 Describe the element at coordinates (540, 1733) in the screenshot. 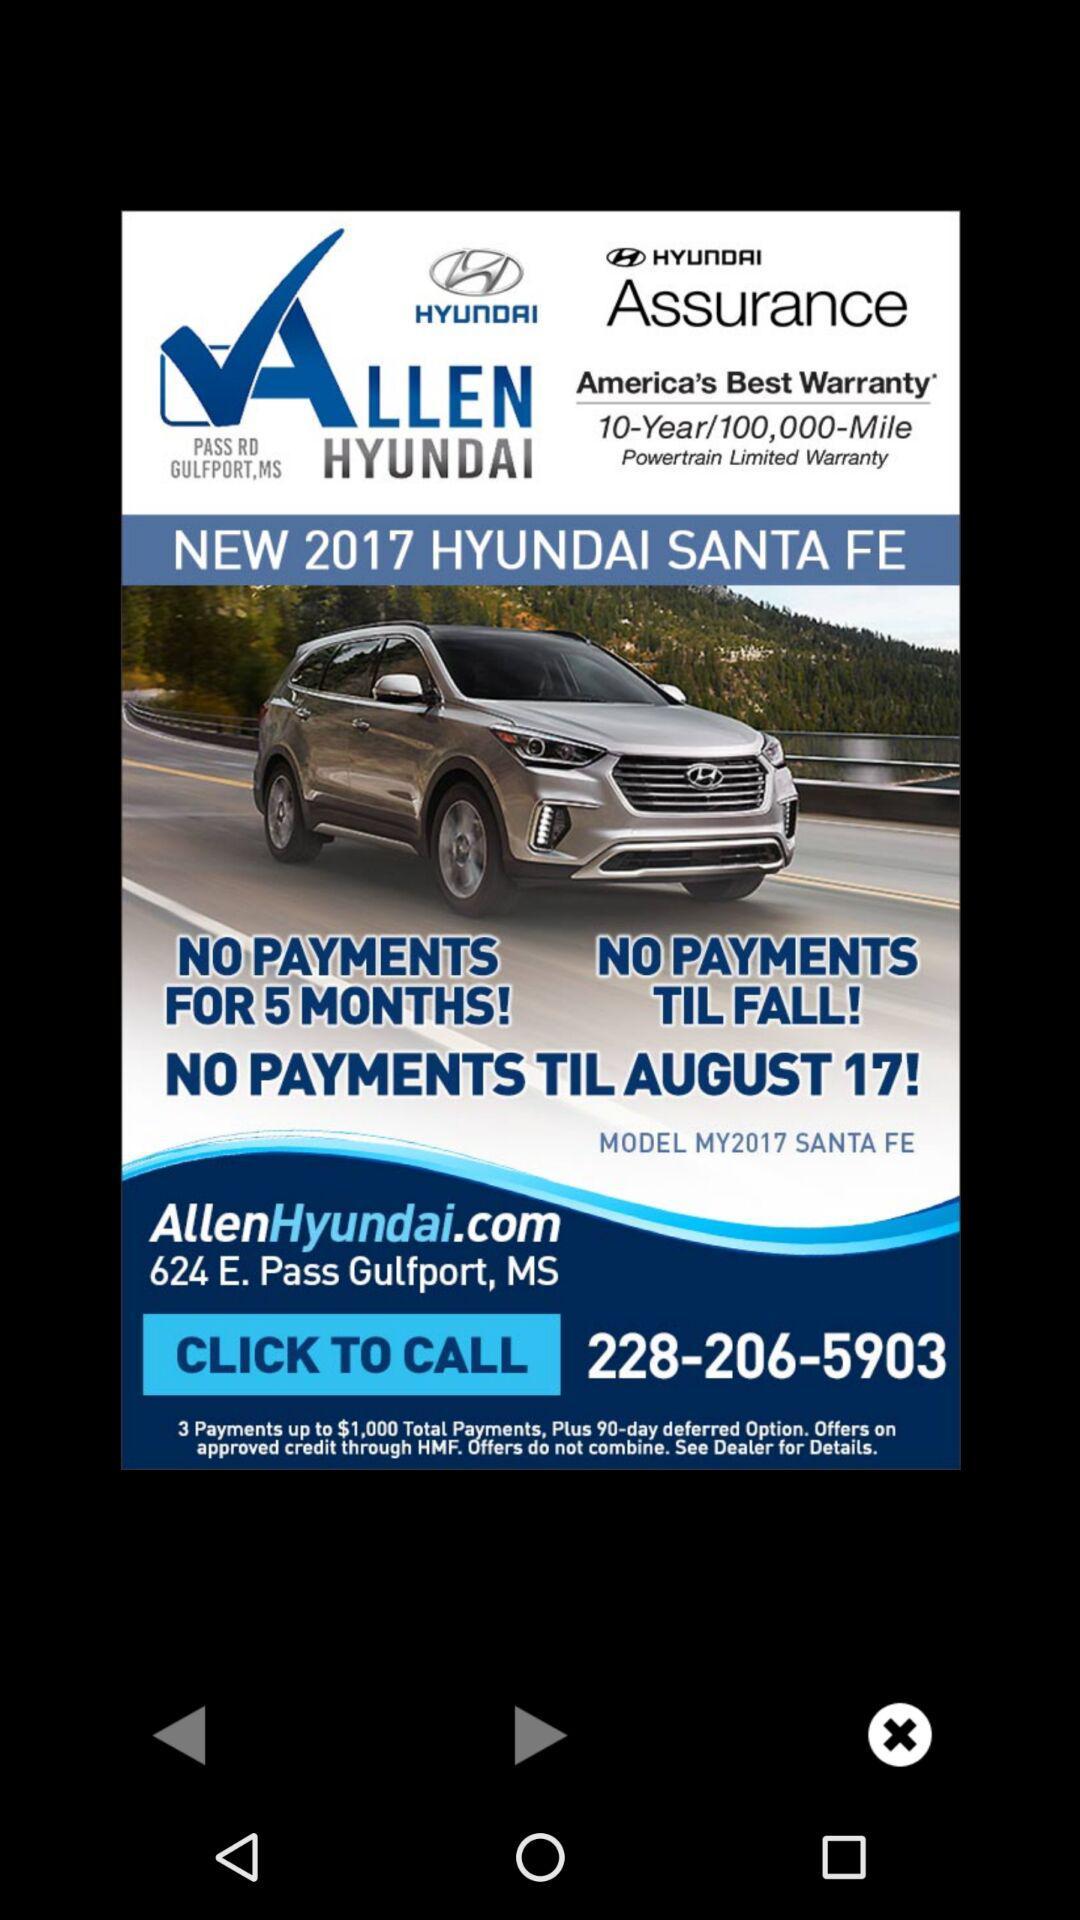

I see `music play` at that location.